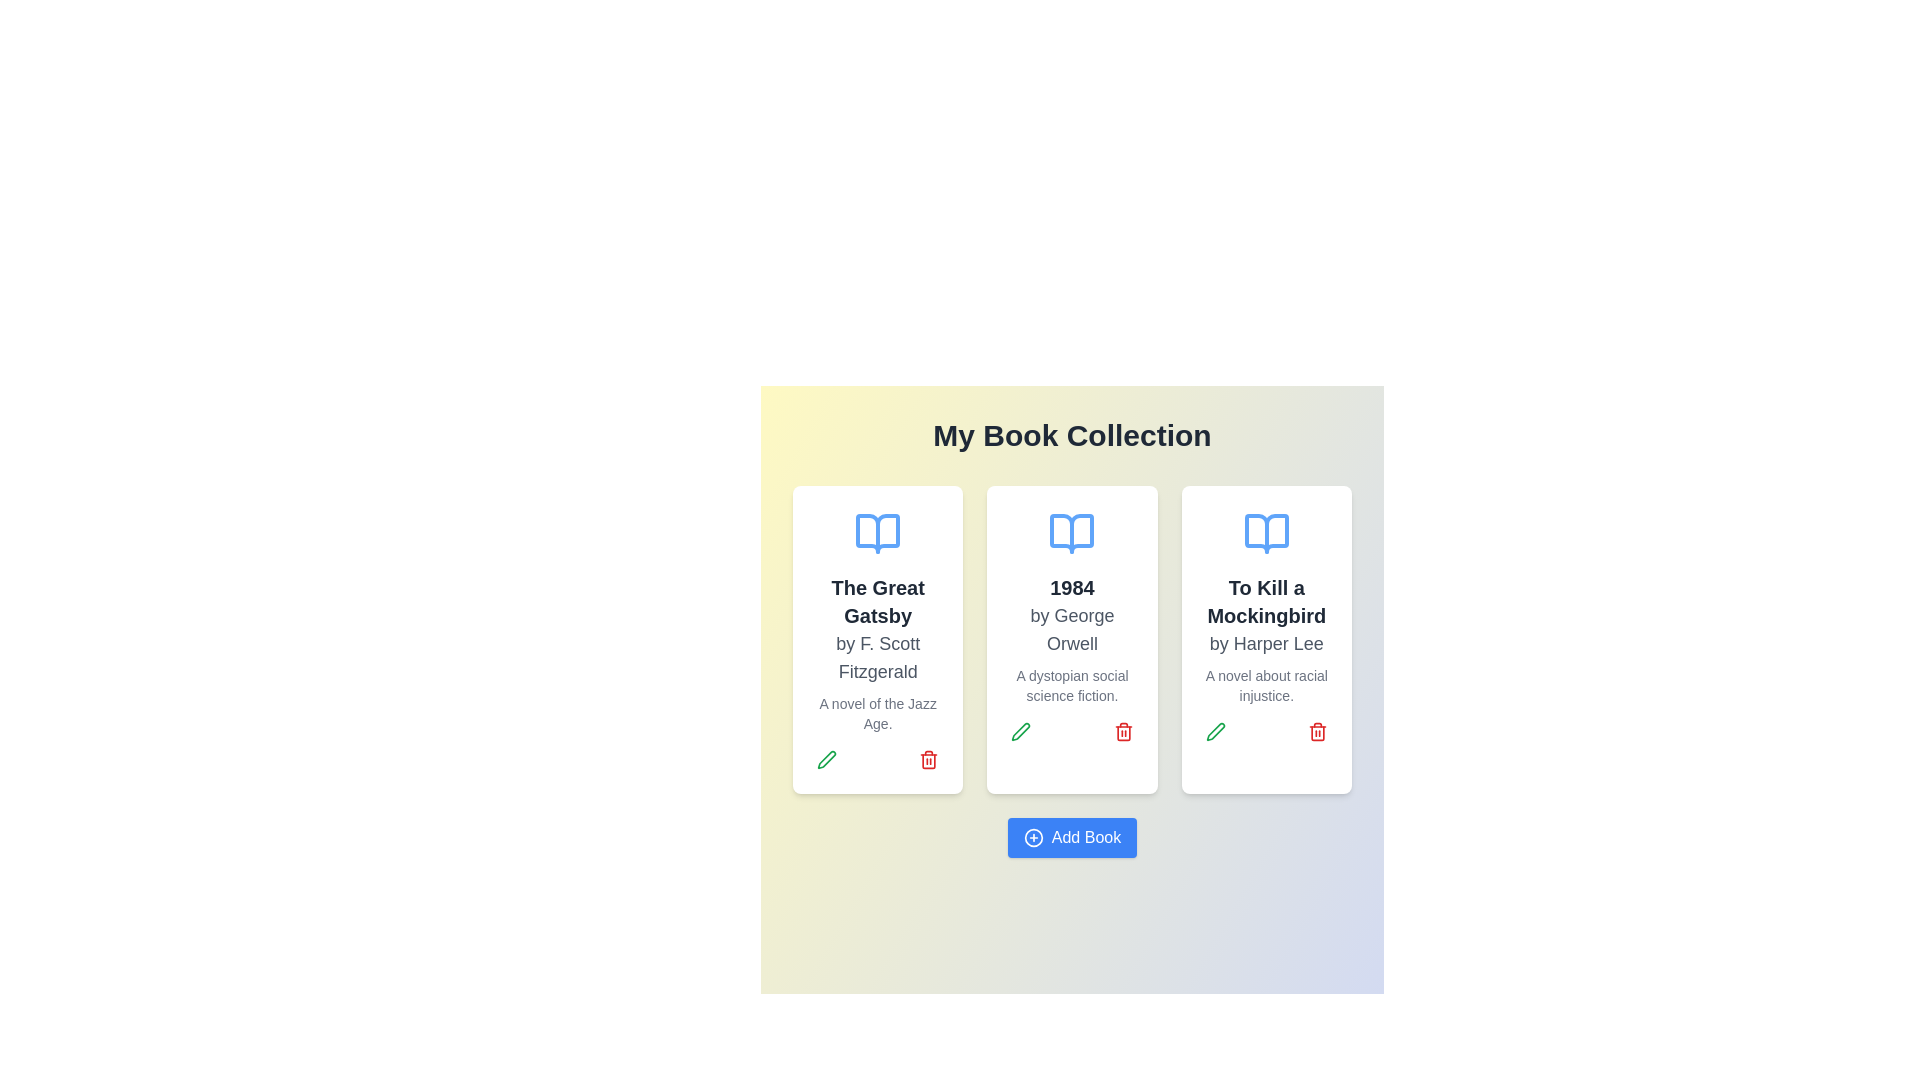 The width and height of the screenshot is (1920, 1080). What do you see at coordinates (1214, 732) in the screenshot?
I see `the green edit icon resembling a pen located below the book title and author information for 'To Kill a Mockingbird' in the 'My Book Collection' section` at bounding box center [1214, 732].